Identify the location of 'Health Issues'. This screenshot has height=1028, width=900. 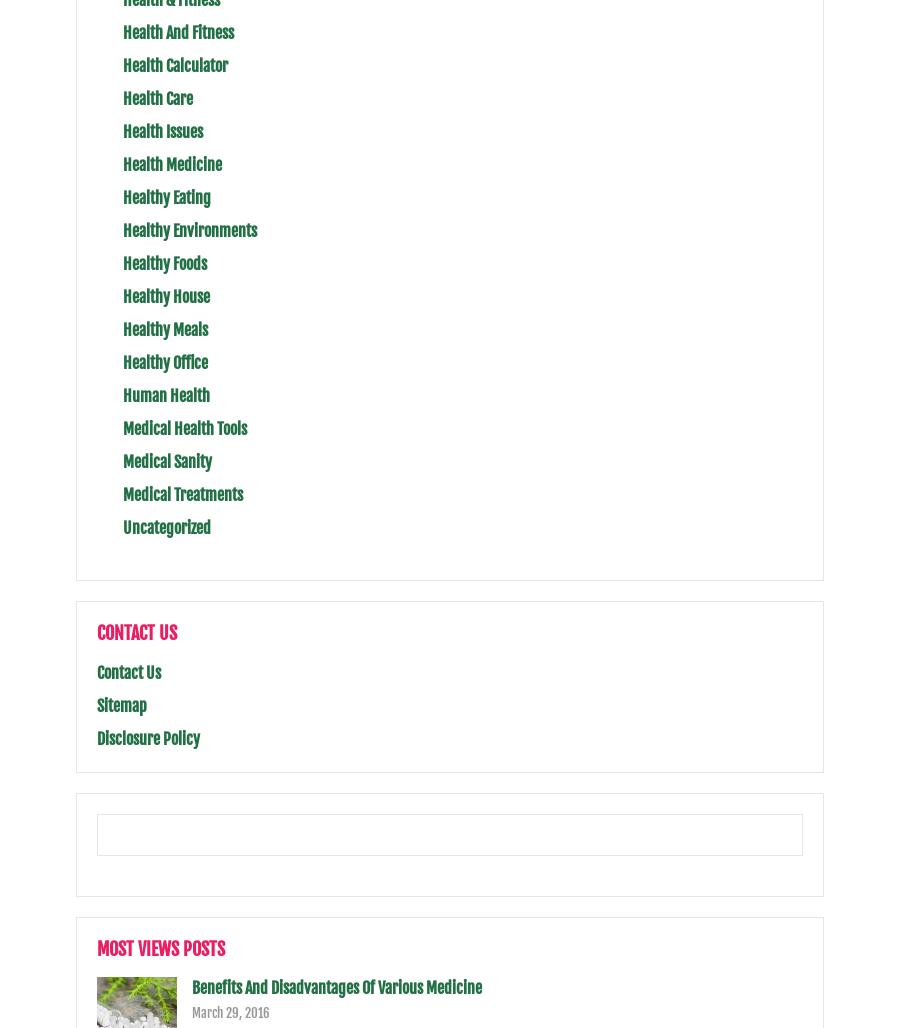
(162, 130).